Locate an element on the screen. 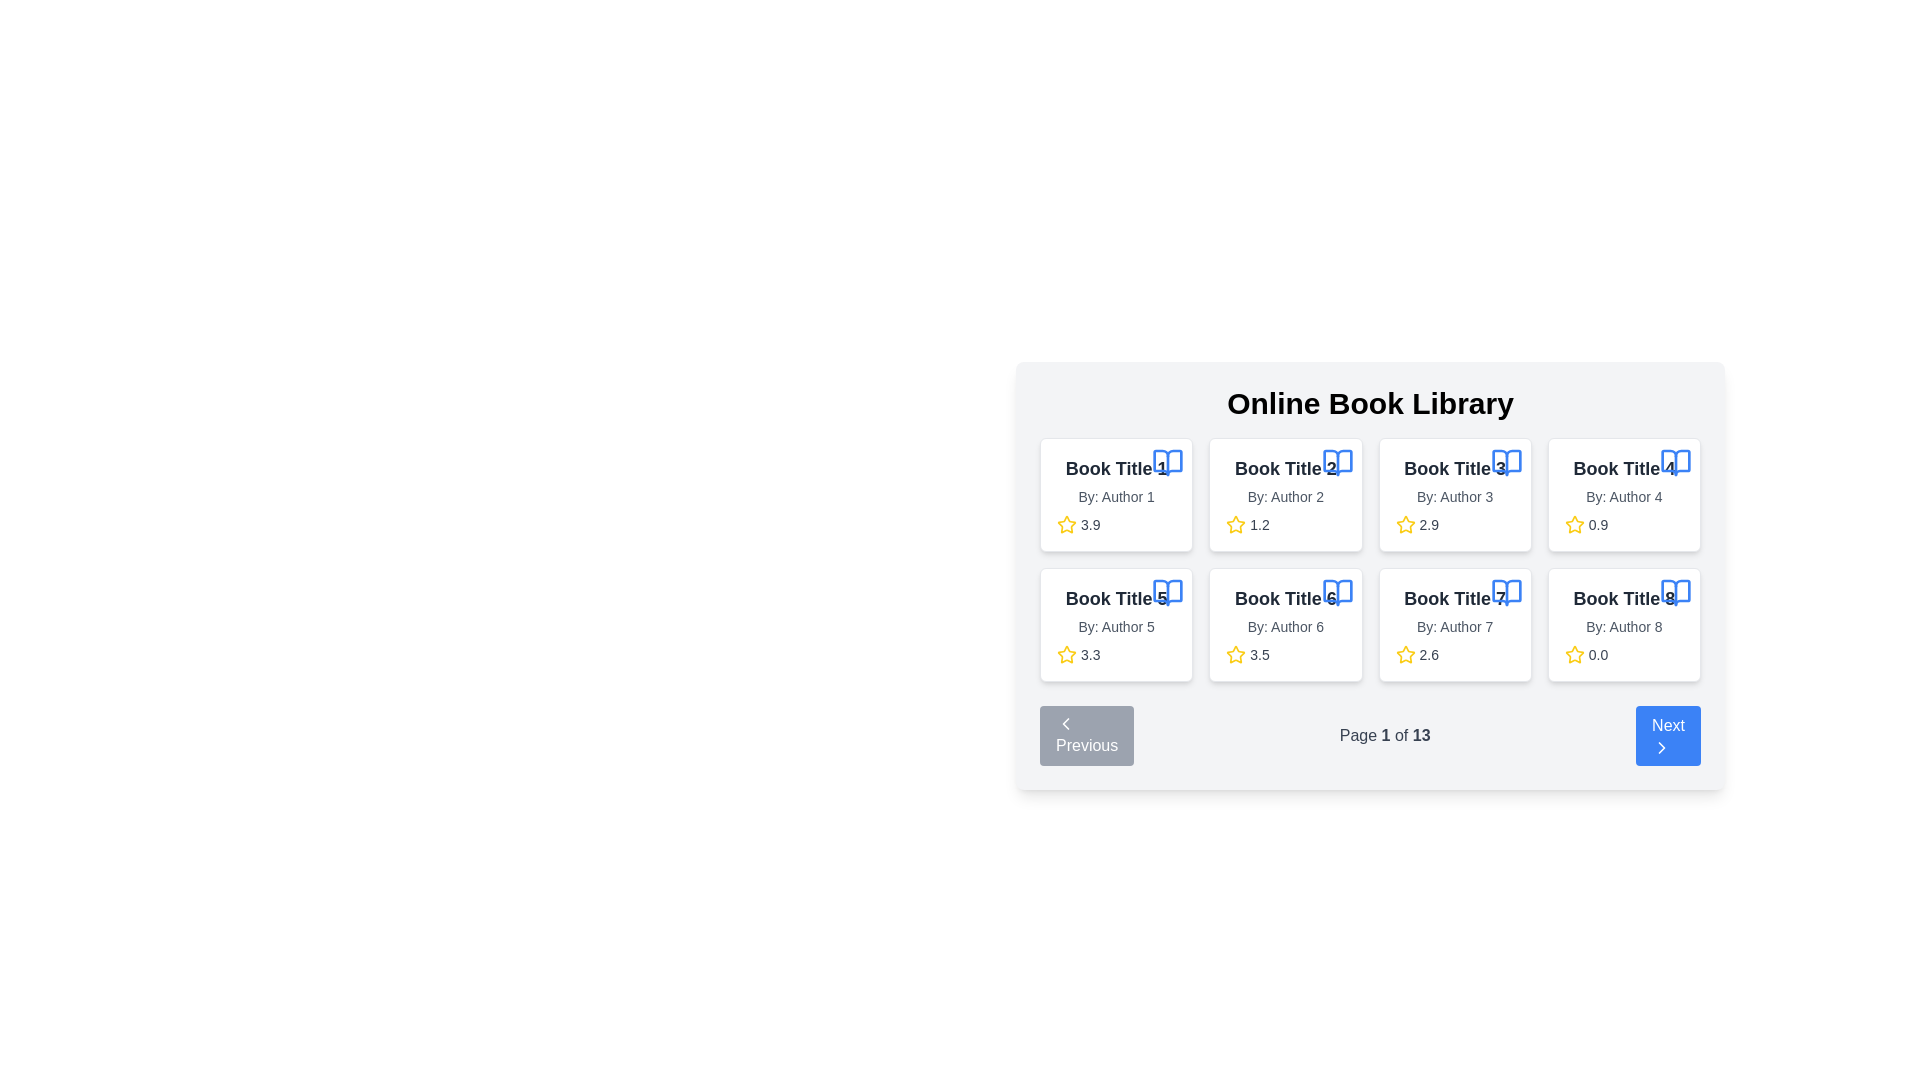 Image resolution: width=1920 pixels, height=1080 pixels. the white card with rounded corners that contains a title, subtitle, and star rating, located in the second row and second column of the grid layout is located at coordinates (1285, 623).